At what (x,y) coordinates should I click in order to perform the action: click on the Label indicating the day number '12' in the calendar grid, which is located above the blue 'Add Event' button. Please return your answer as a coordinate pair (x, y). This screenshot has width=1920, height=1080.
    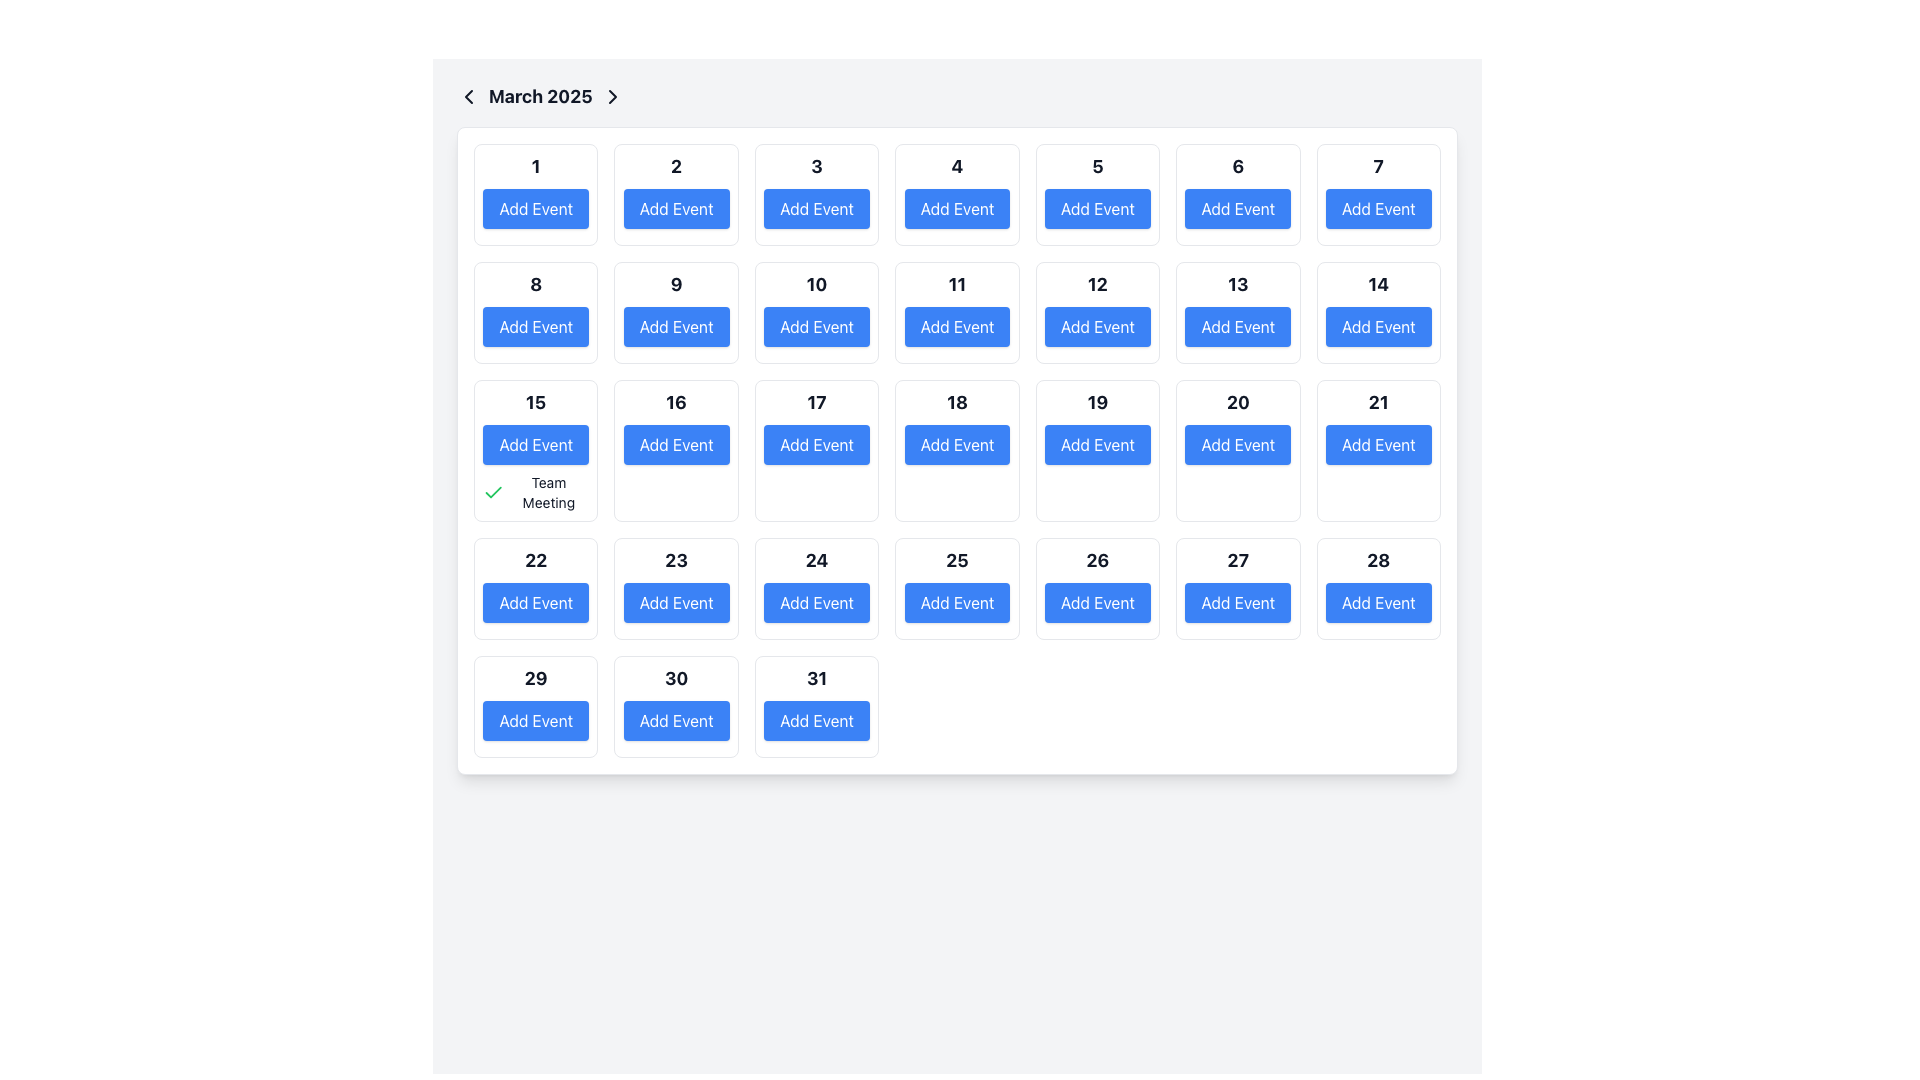
    Looking at the image, I should click on (1096, 285).